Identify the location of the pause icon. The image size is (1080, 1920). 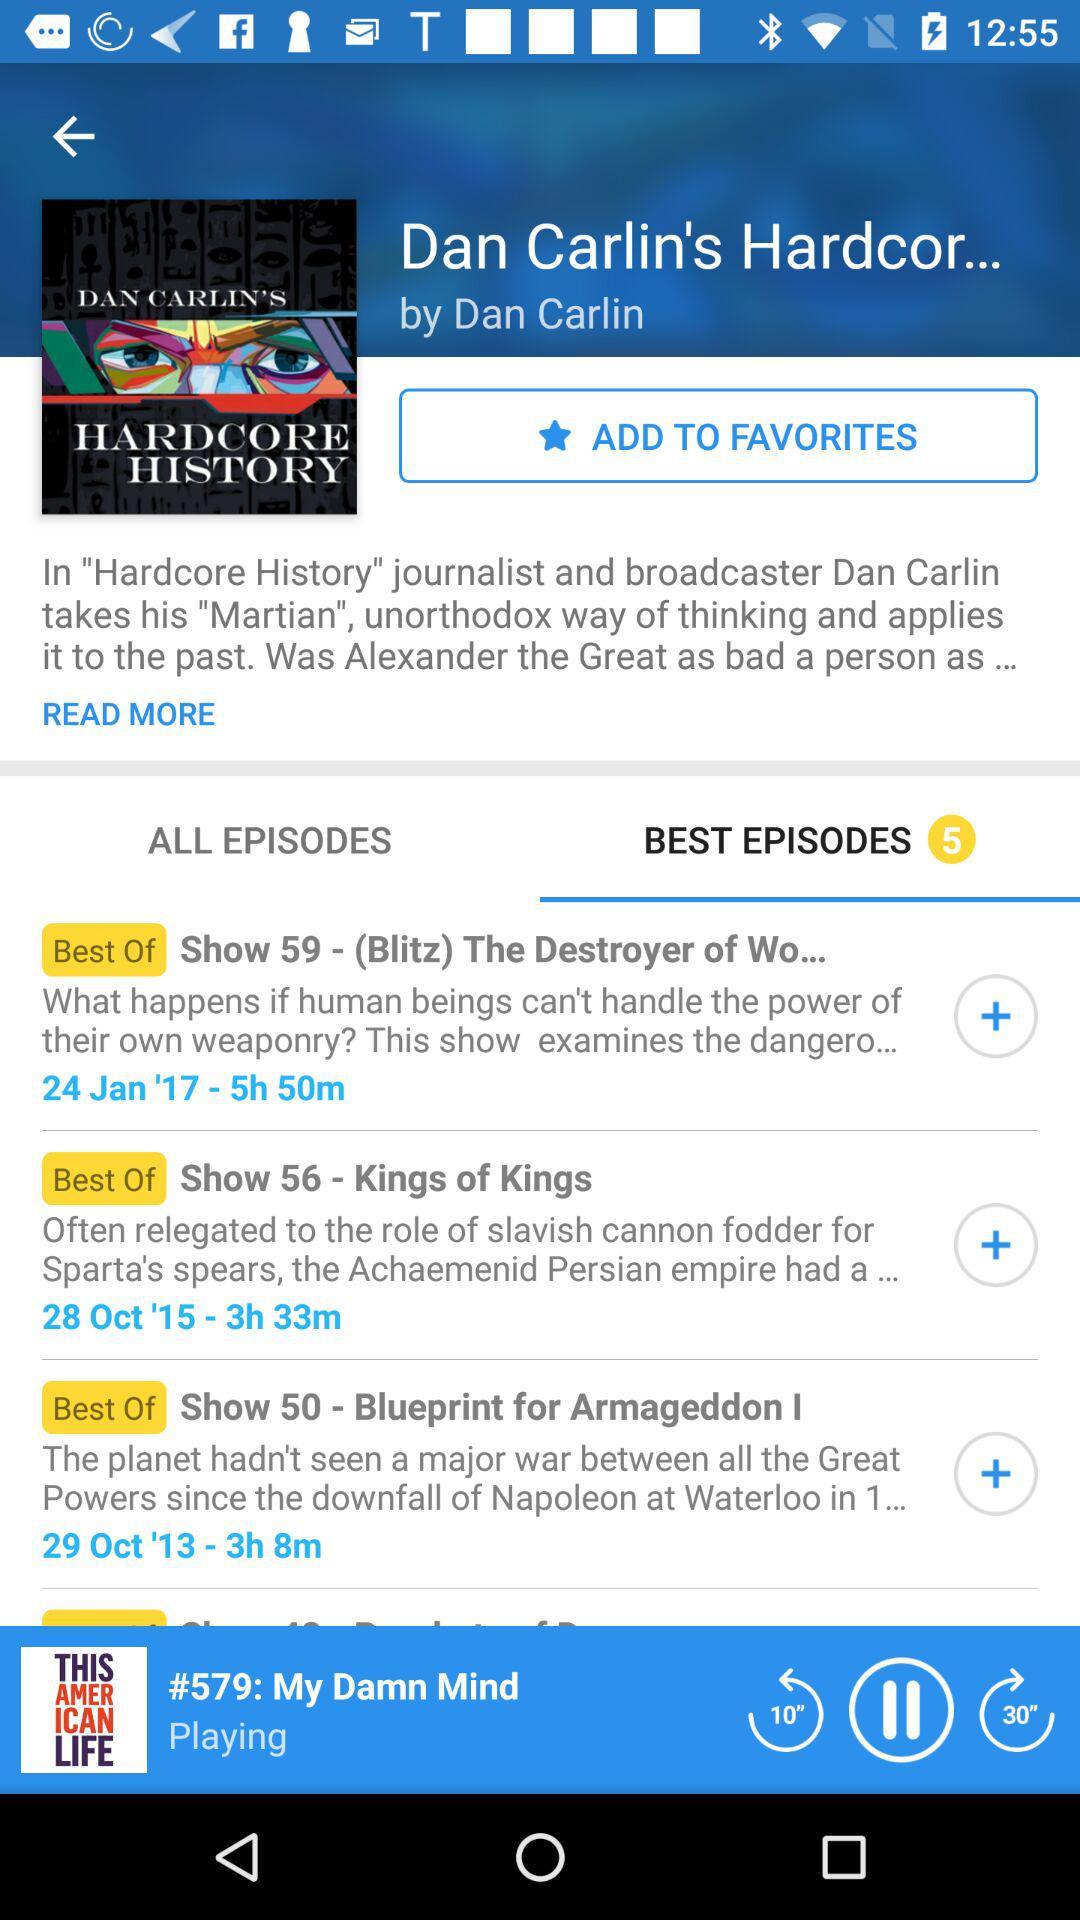
(901, 1708).